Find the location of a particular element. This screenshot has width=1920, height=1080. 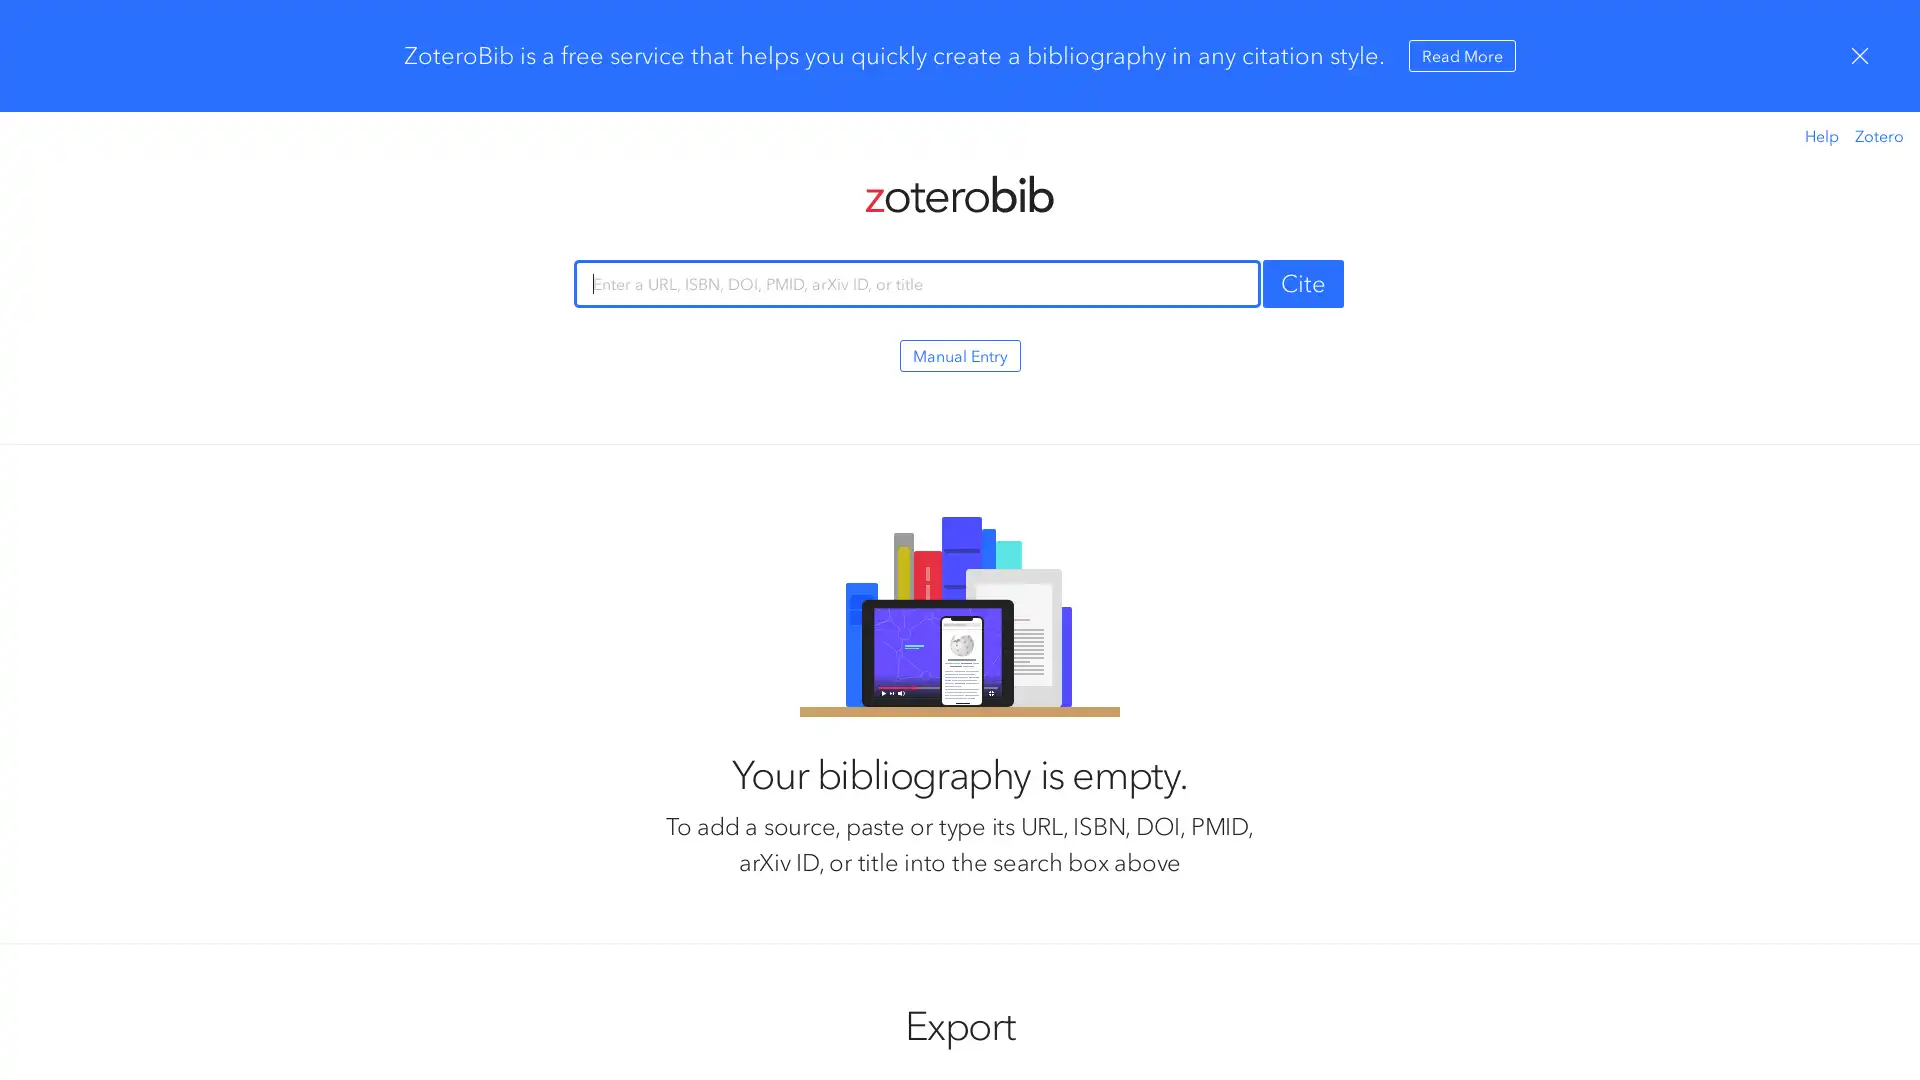

Manual Entry is located at coordinates (958, 354).